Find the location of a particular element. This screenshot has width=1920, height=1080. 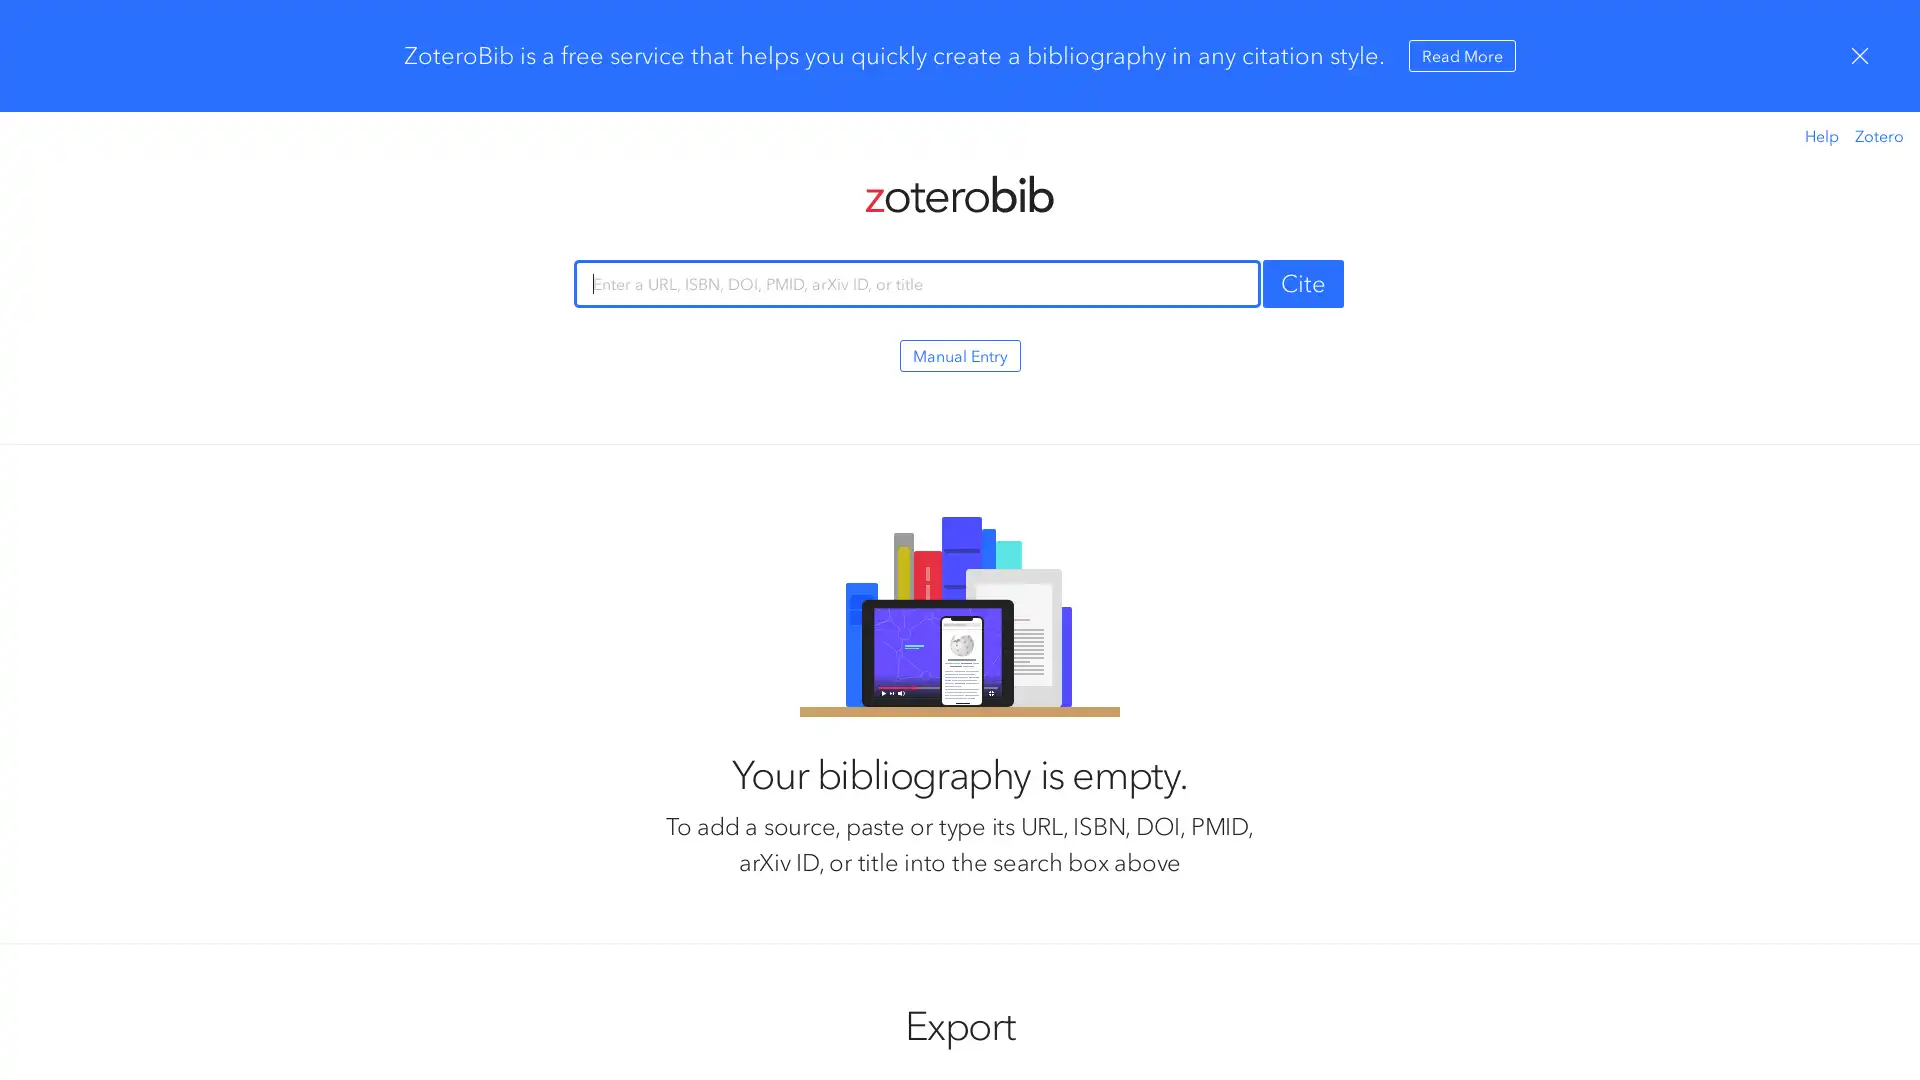

Manual Entry is located at coordinates (958, 354).